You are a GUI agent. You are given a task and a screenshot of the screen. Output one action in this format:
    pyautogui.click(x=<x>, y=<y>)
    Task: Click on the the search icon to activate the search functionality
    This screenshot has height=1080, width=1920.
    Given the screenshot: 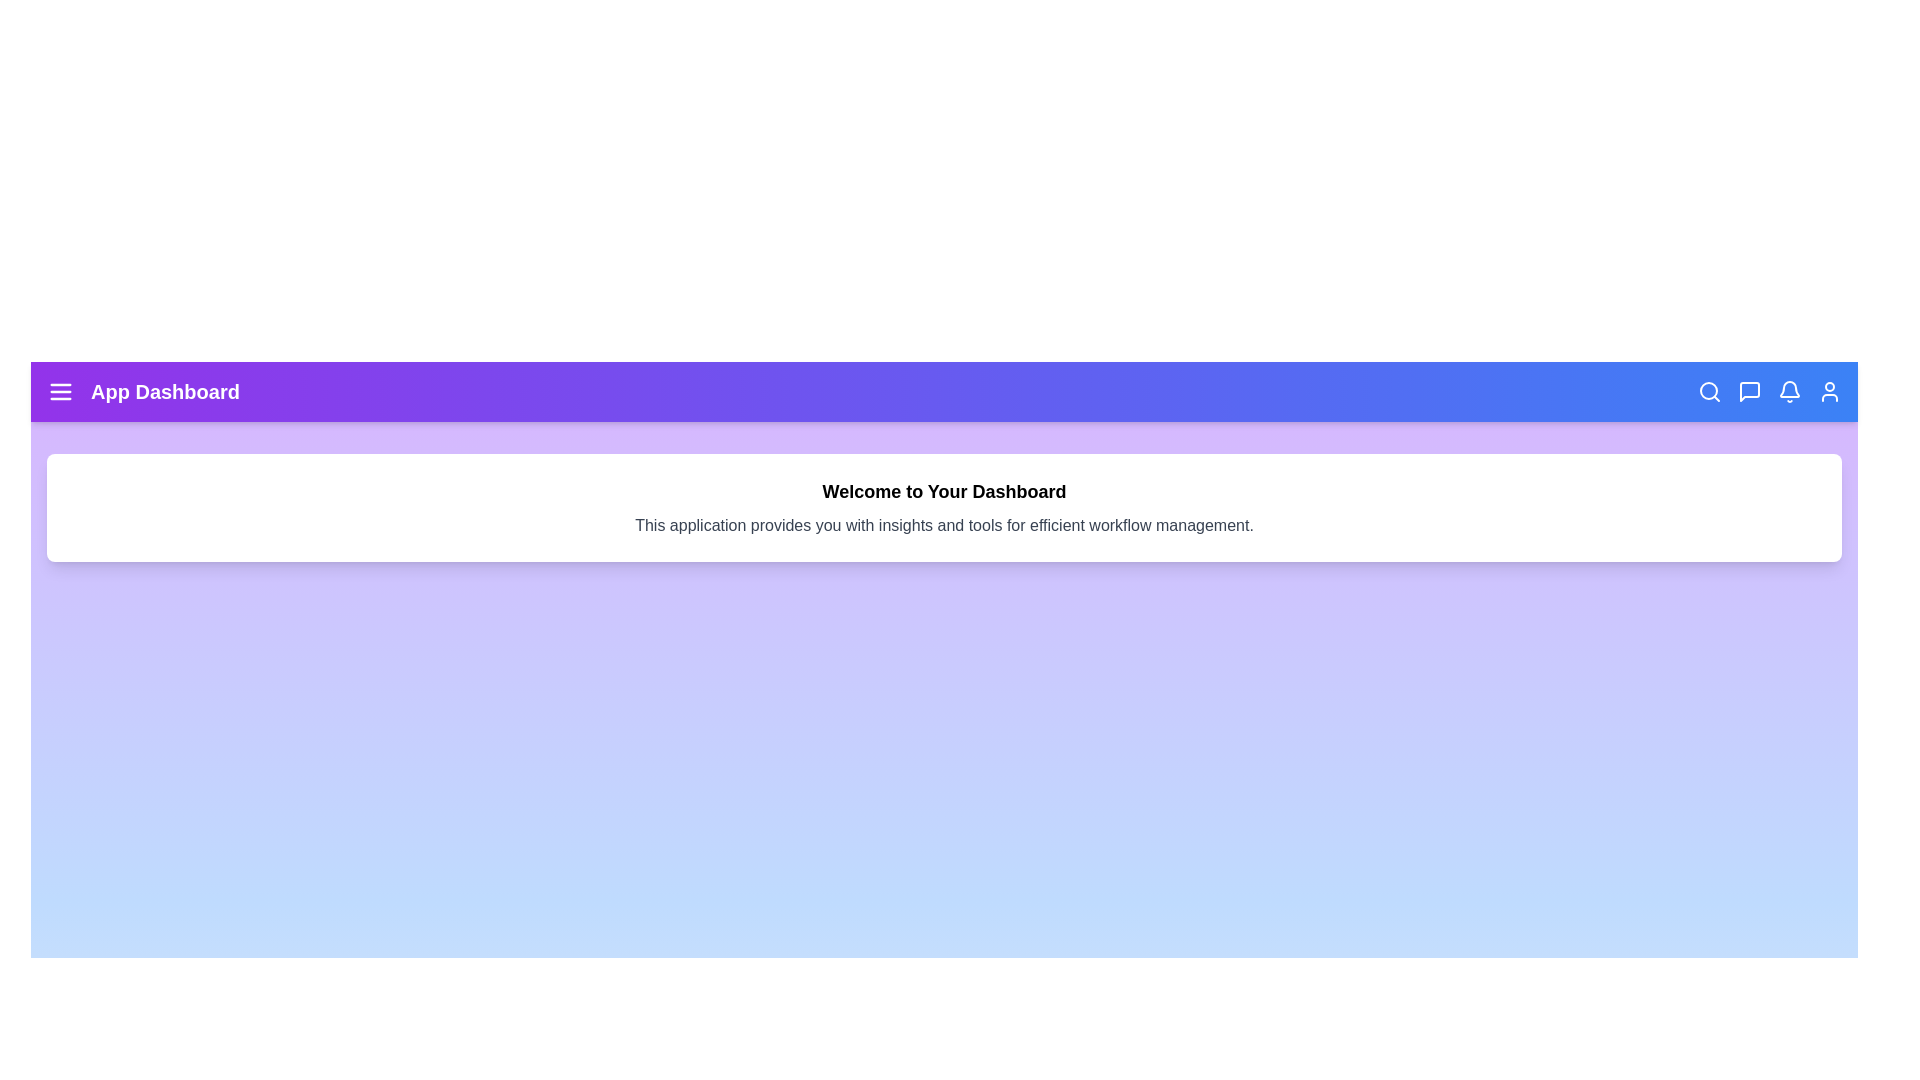 What is the action you would take?
    pyautogui.click(x=1708, y=392)
    